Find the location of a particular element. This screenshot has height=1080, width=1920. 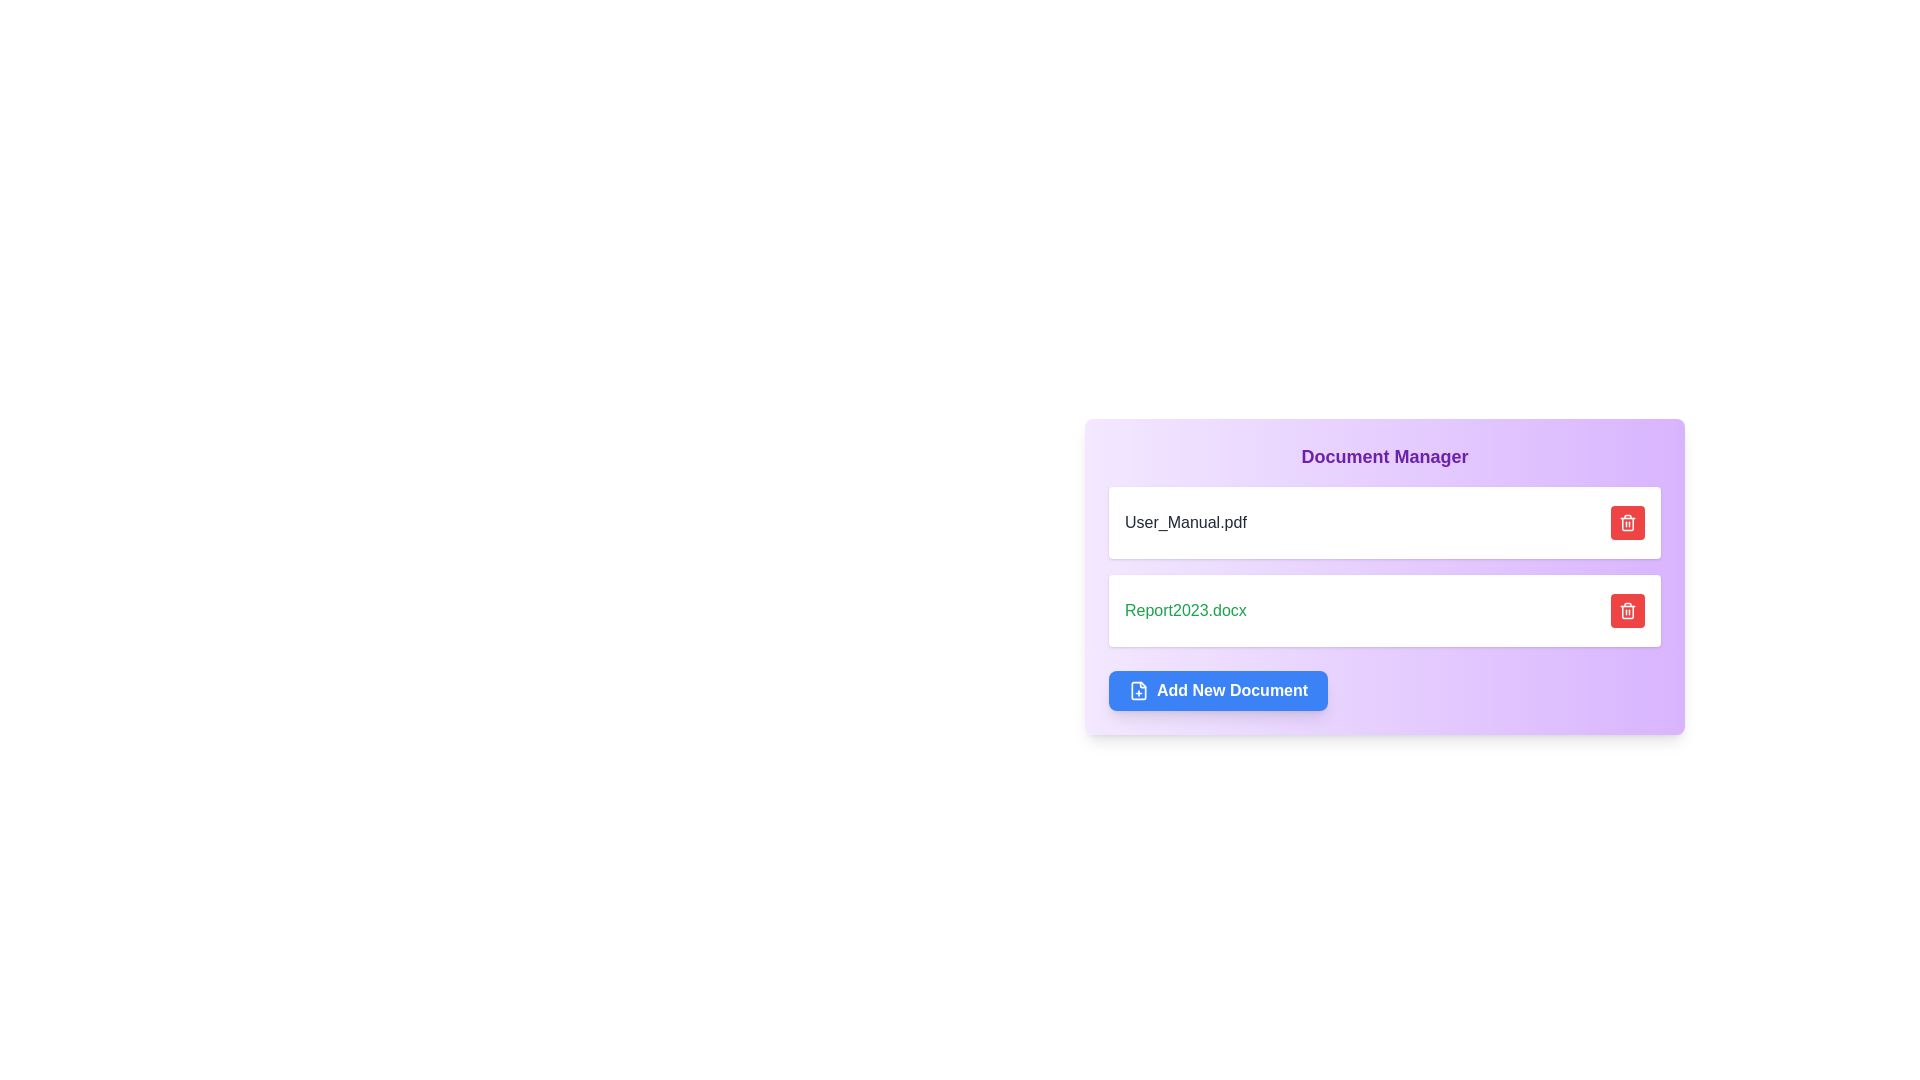

the document entry for 'User_Manual.pdf' in the 'Document Manager' section using the keyboard is located at coordinates (1384, 522).